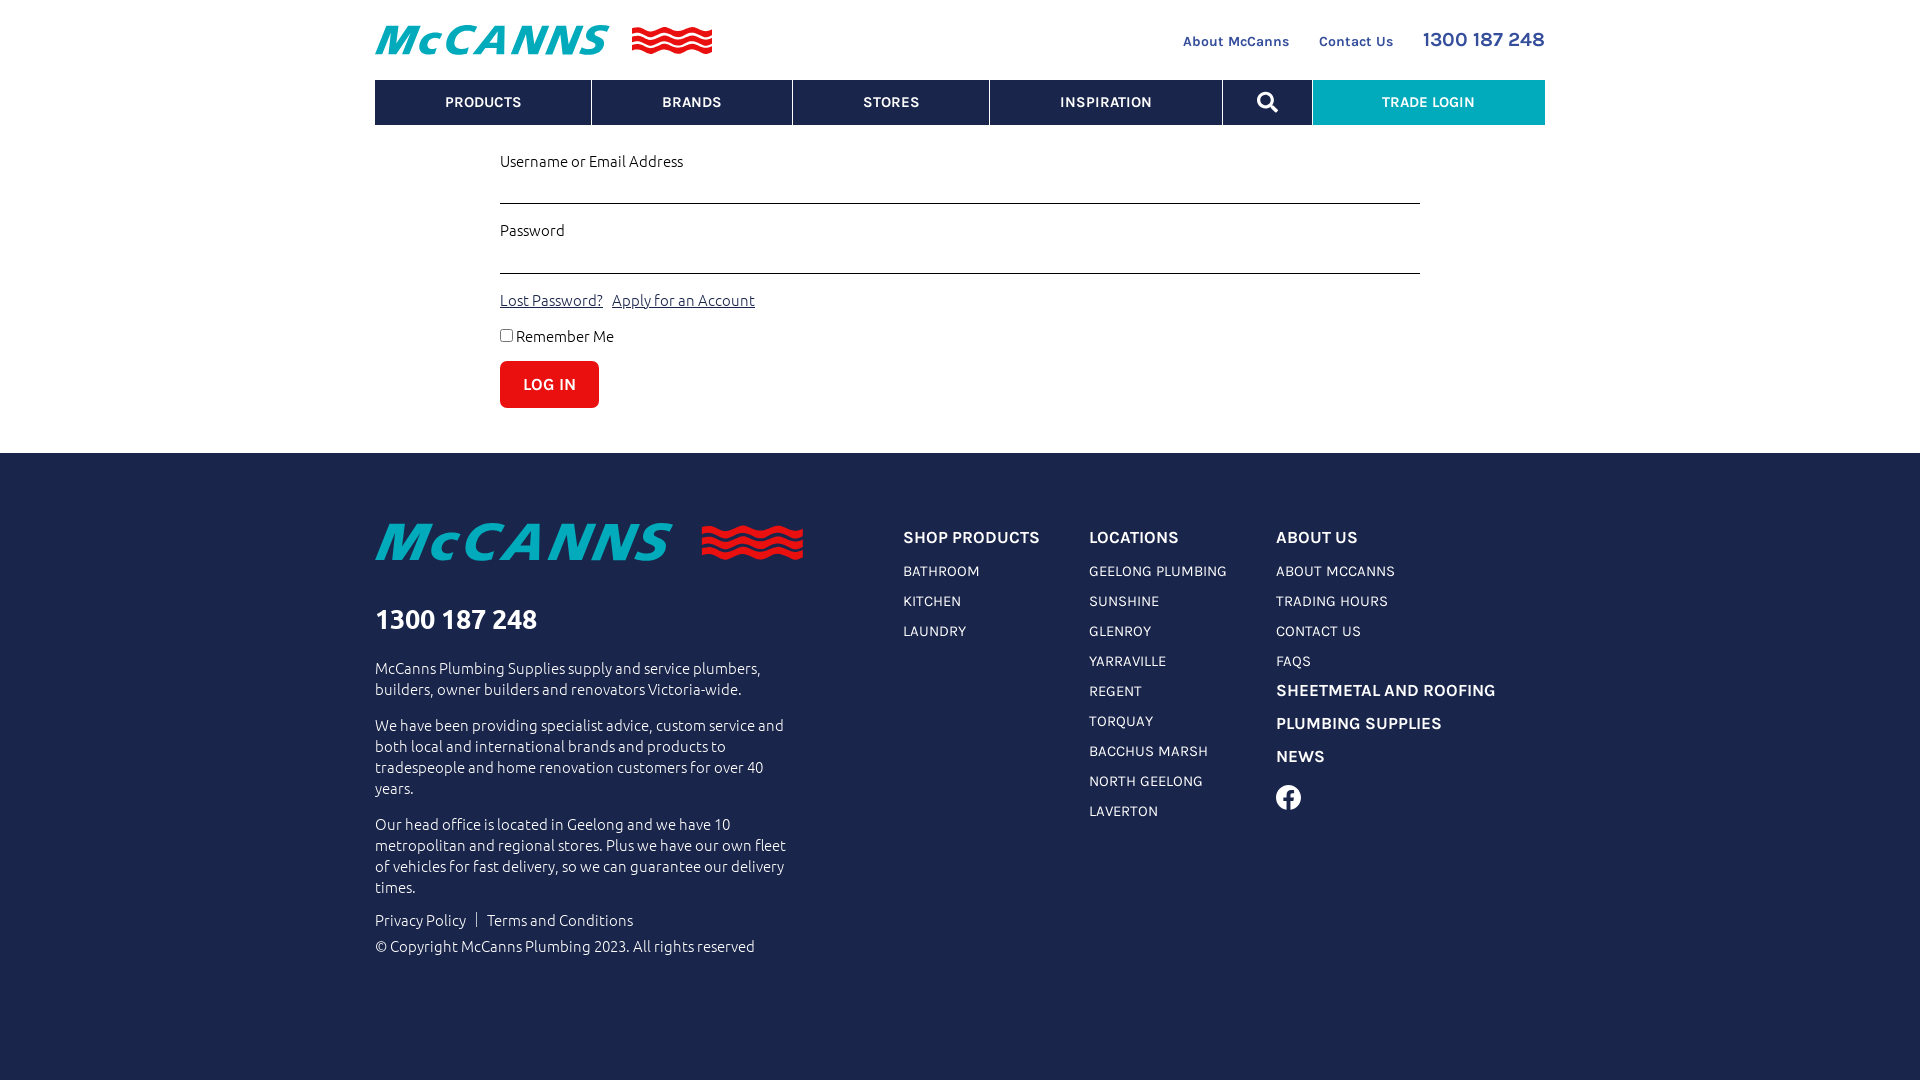 This screenshot has height=1080, width=1920. Describe the element at coordinates (1123, 600) in the screenshot. I see `'SUNSHINE'` at that location.